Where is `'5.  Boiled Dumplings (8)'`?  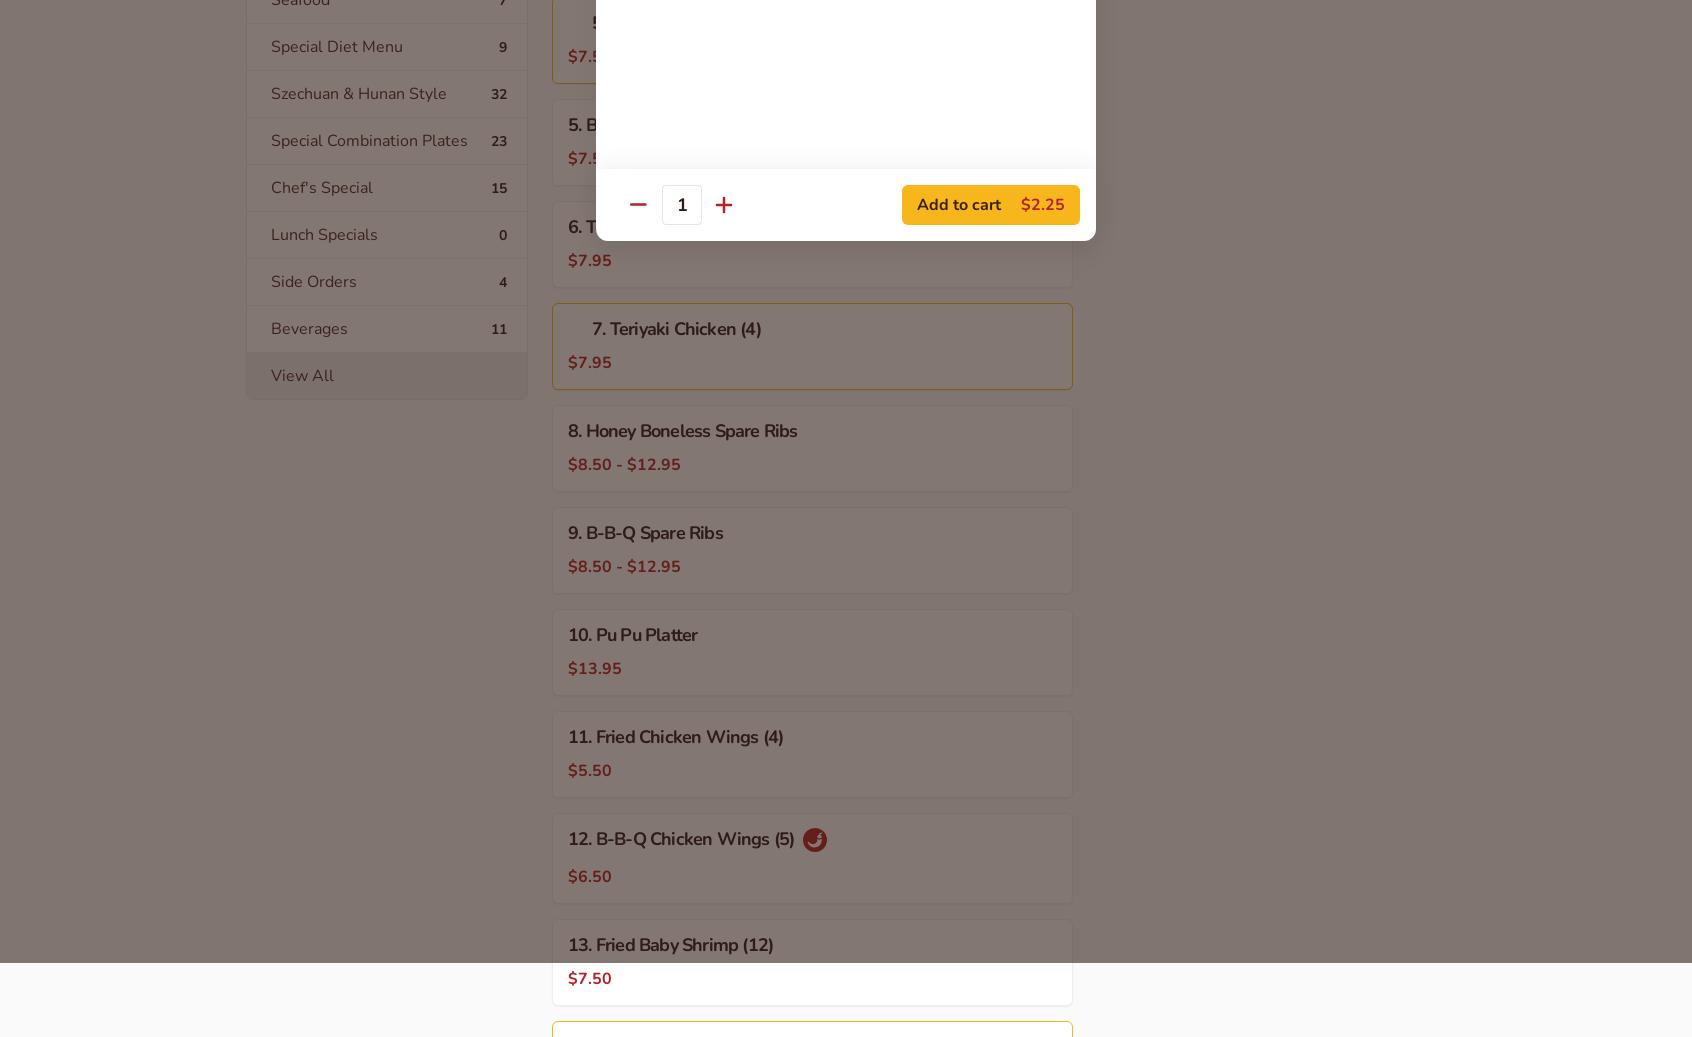 '5.  Boiled Dumplings (8)' is located at coordinates (658, 123).